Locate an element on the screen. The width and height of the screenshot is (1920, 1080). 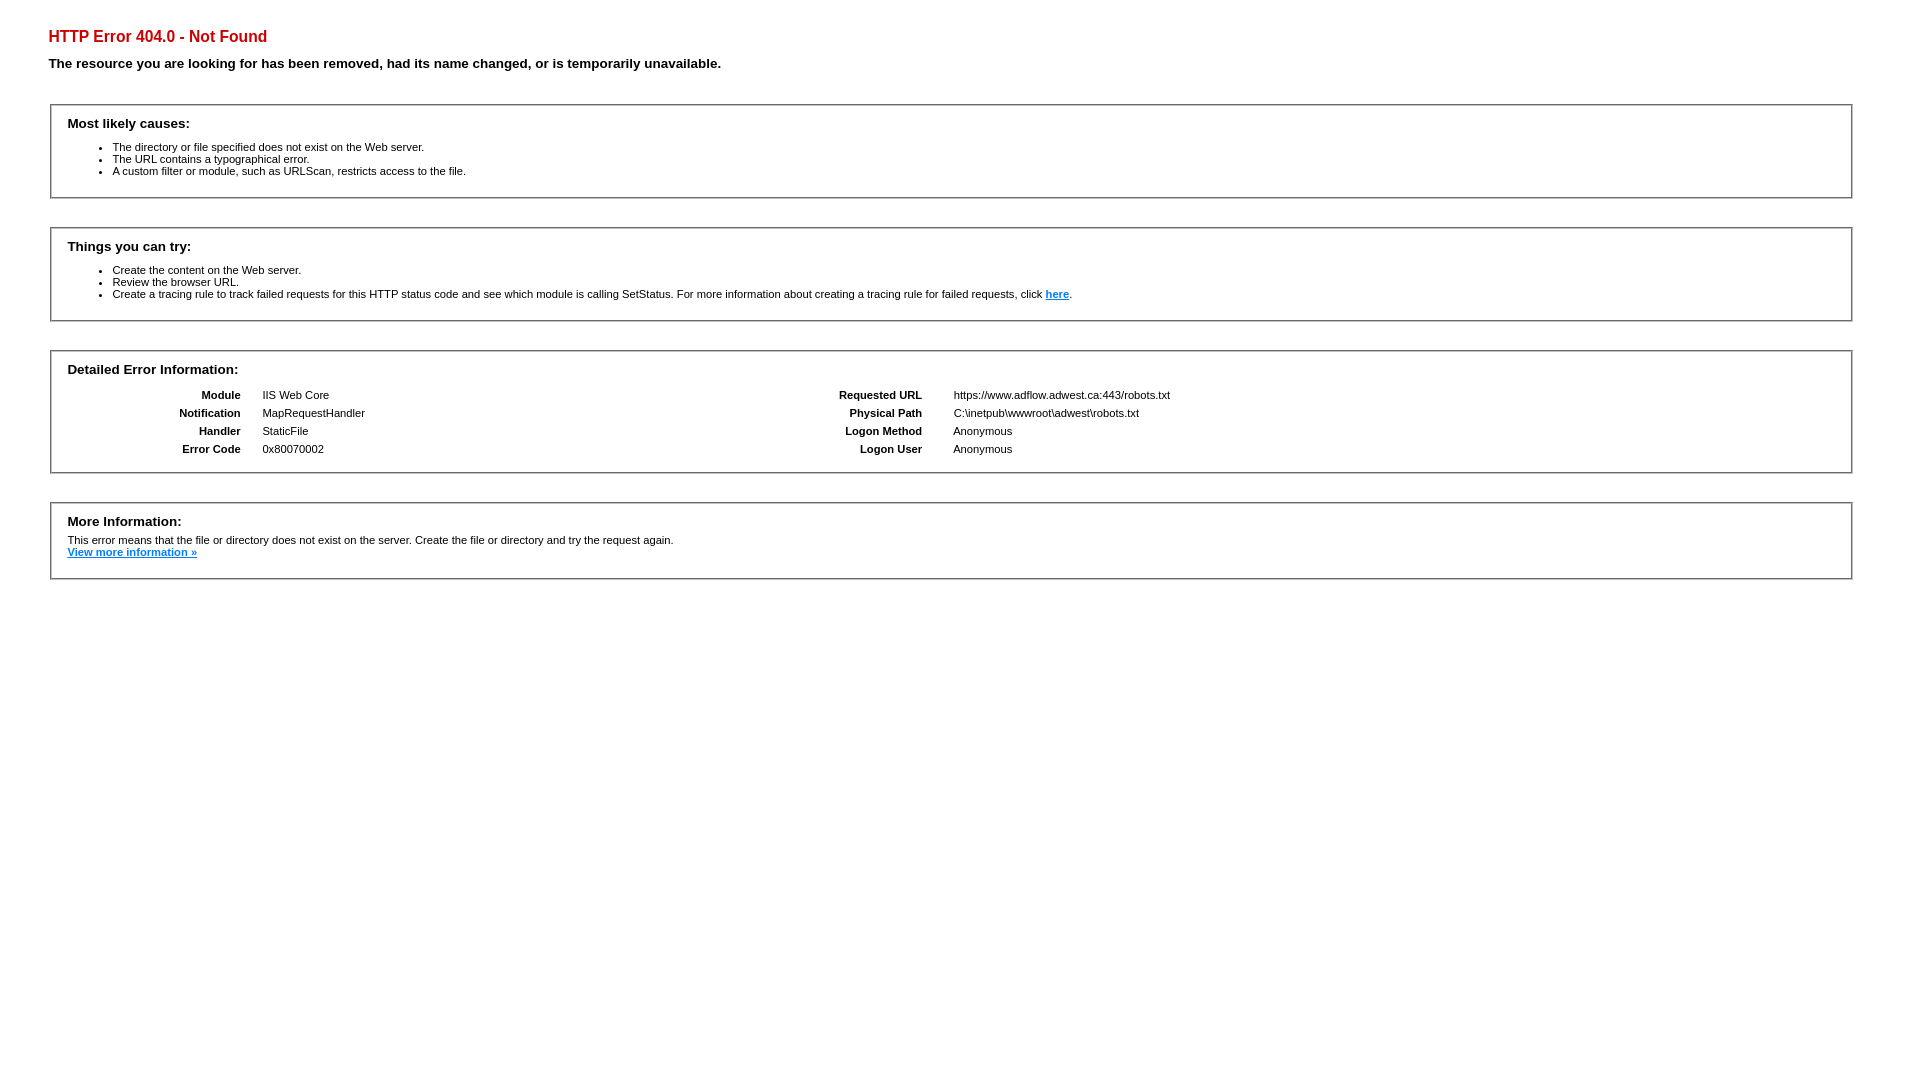
'here' is located at coordinates (1056, 293).